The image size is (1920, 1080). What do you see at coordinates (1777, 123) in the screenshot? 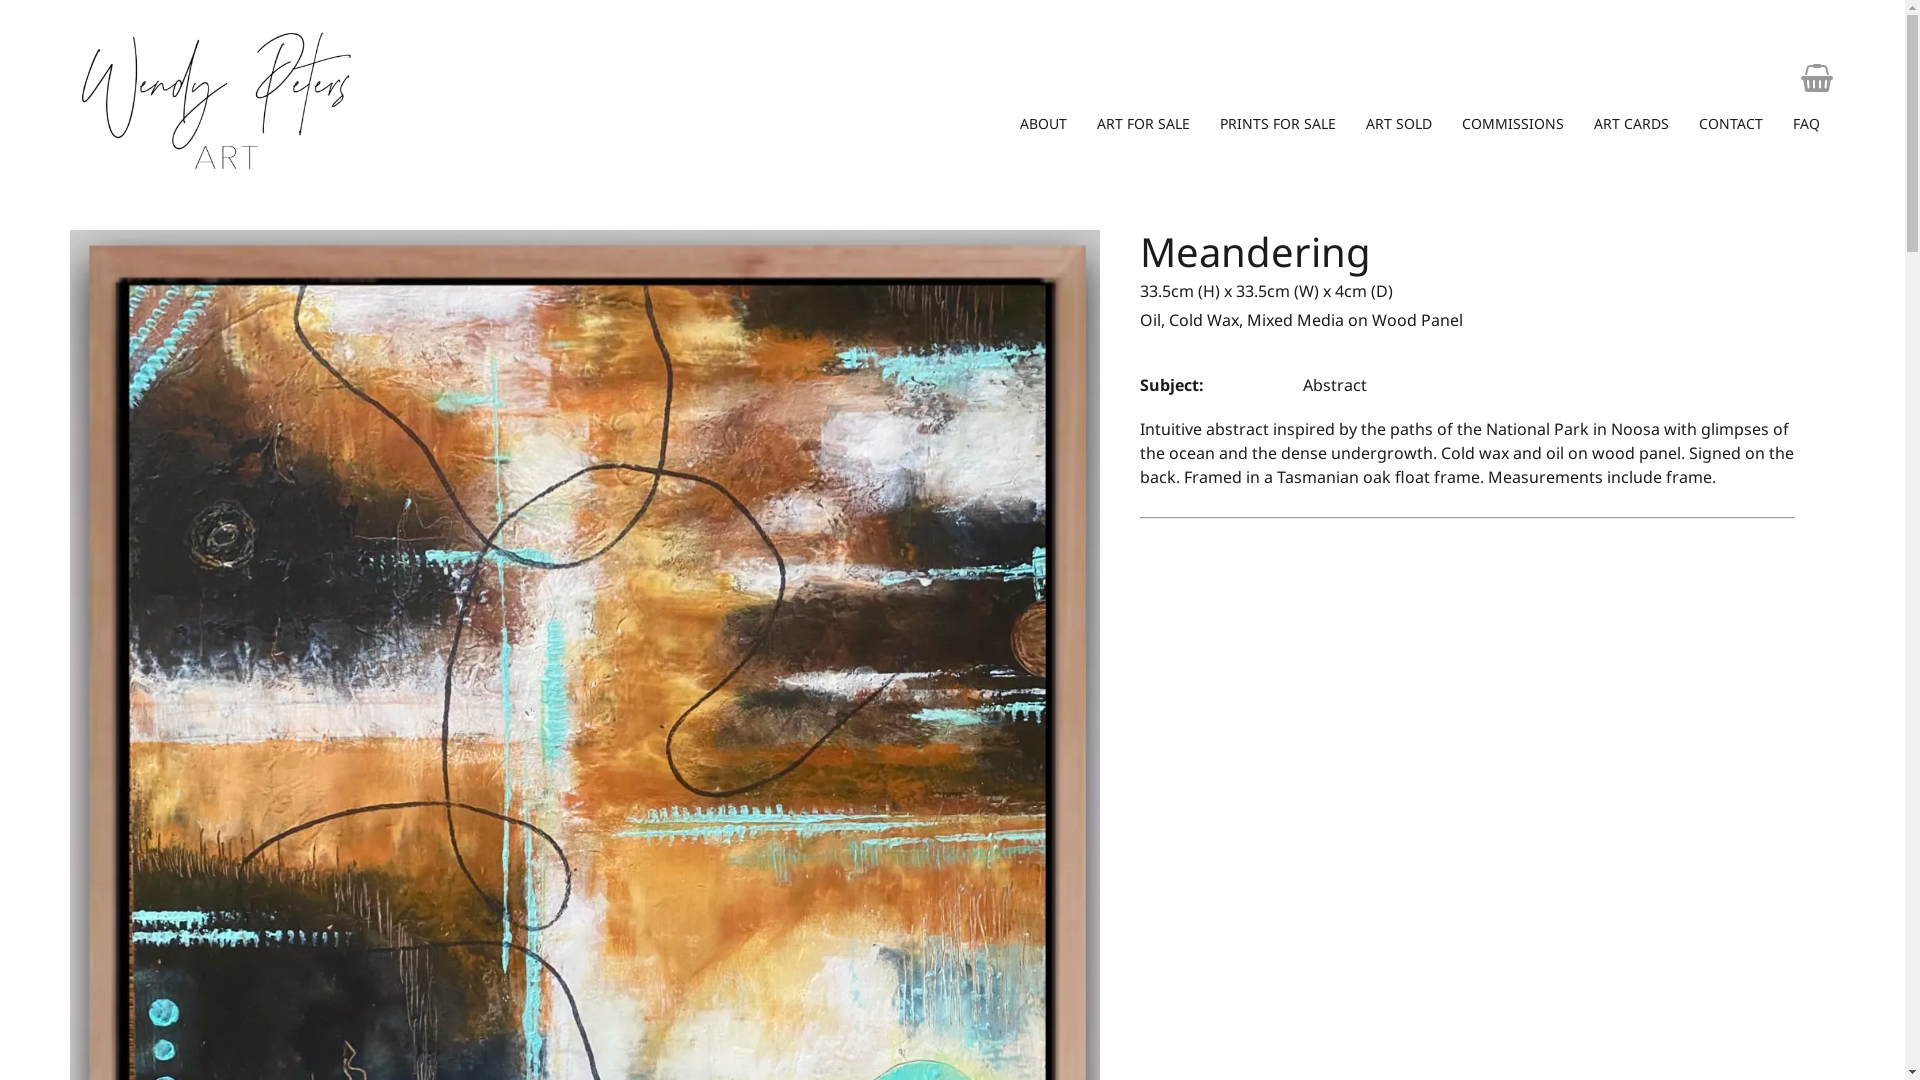
I see `'FAQ'` at bounding box center [1777, 123].